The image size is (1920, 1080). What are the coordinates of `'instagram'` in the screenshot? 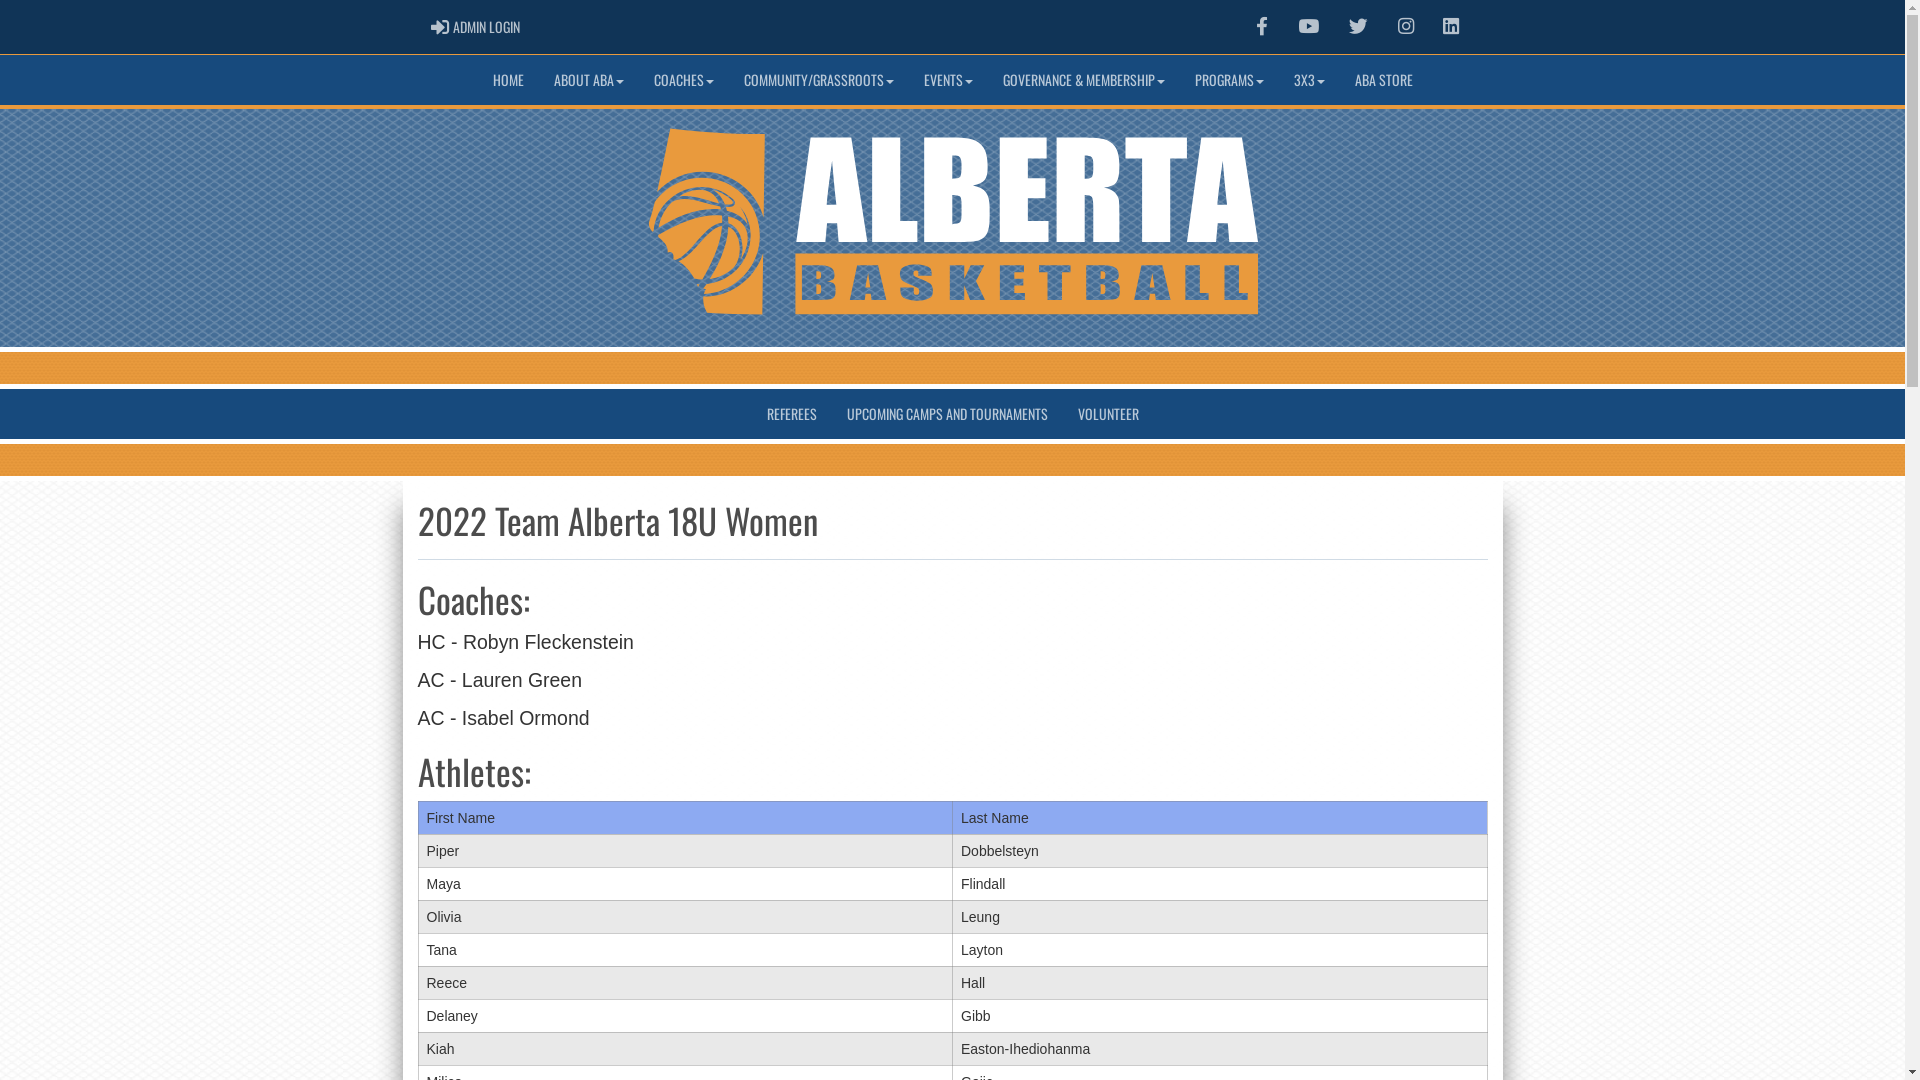 It's located at (1405, 26).